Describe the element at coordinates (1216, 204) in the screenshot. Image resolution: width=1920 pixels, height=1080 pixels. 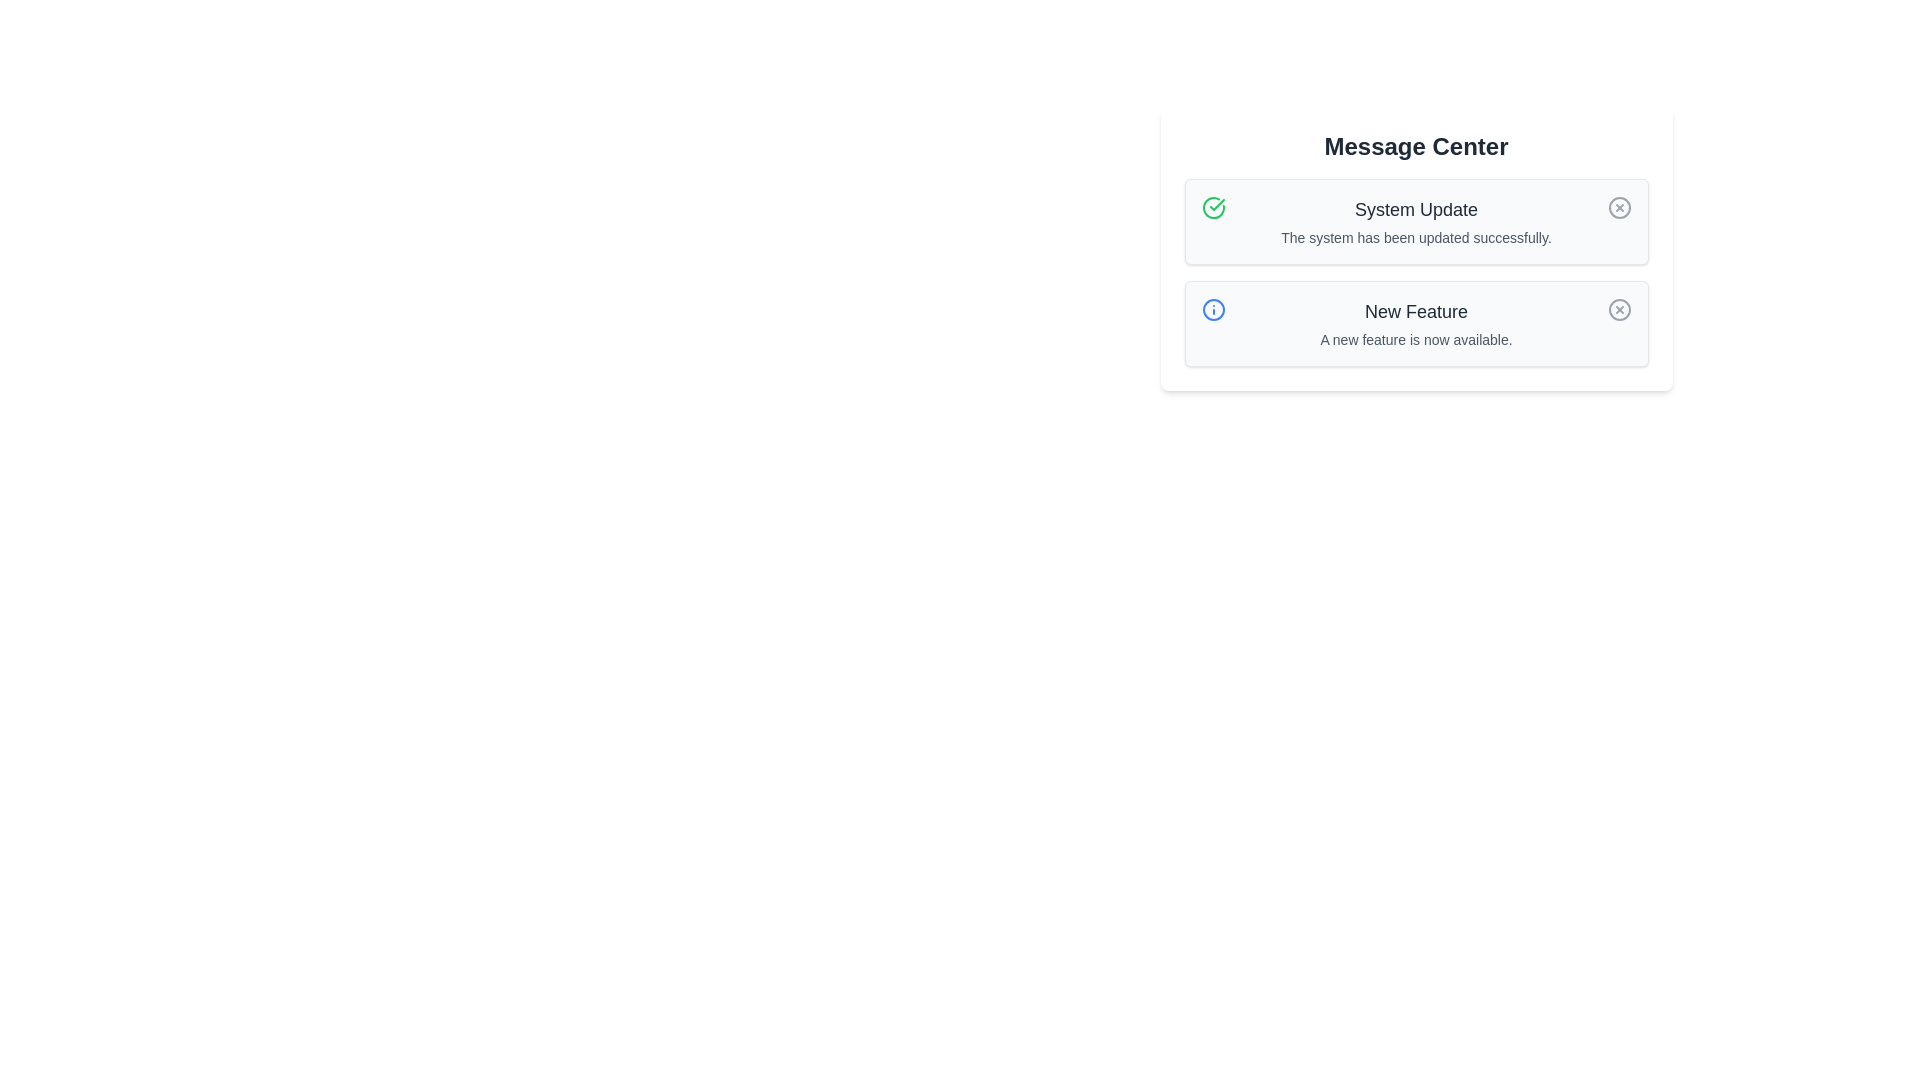
I see `the green checkmark icon indicating successful completion of a system update located in the top left corner of the first notification card under 'Message Center'` at that location.